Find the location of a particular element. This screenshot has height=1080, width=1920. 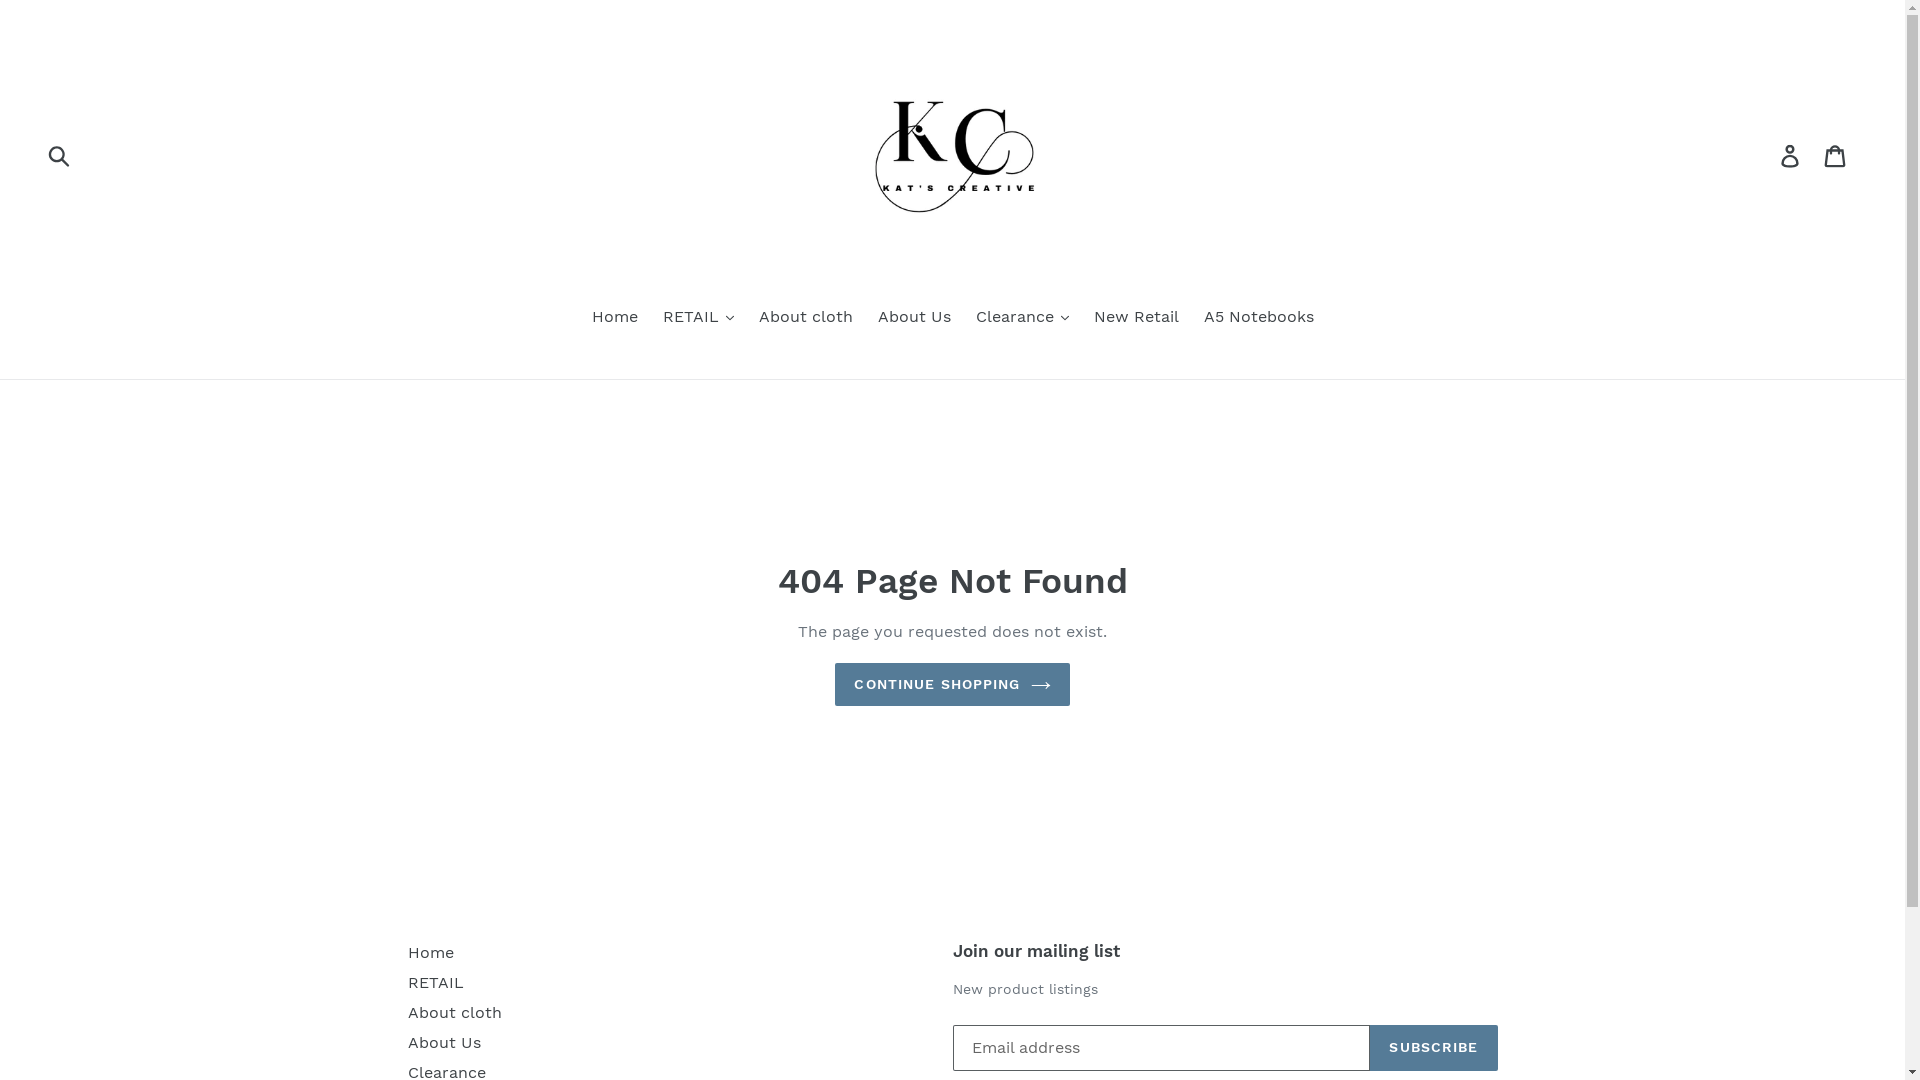

'About Us' is located at coordinates (913, 317).